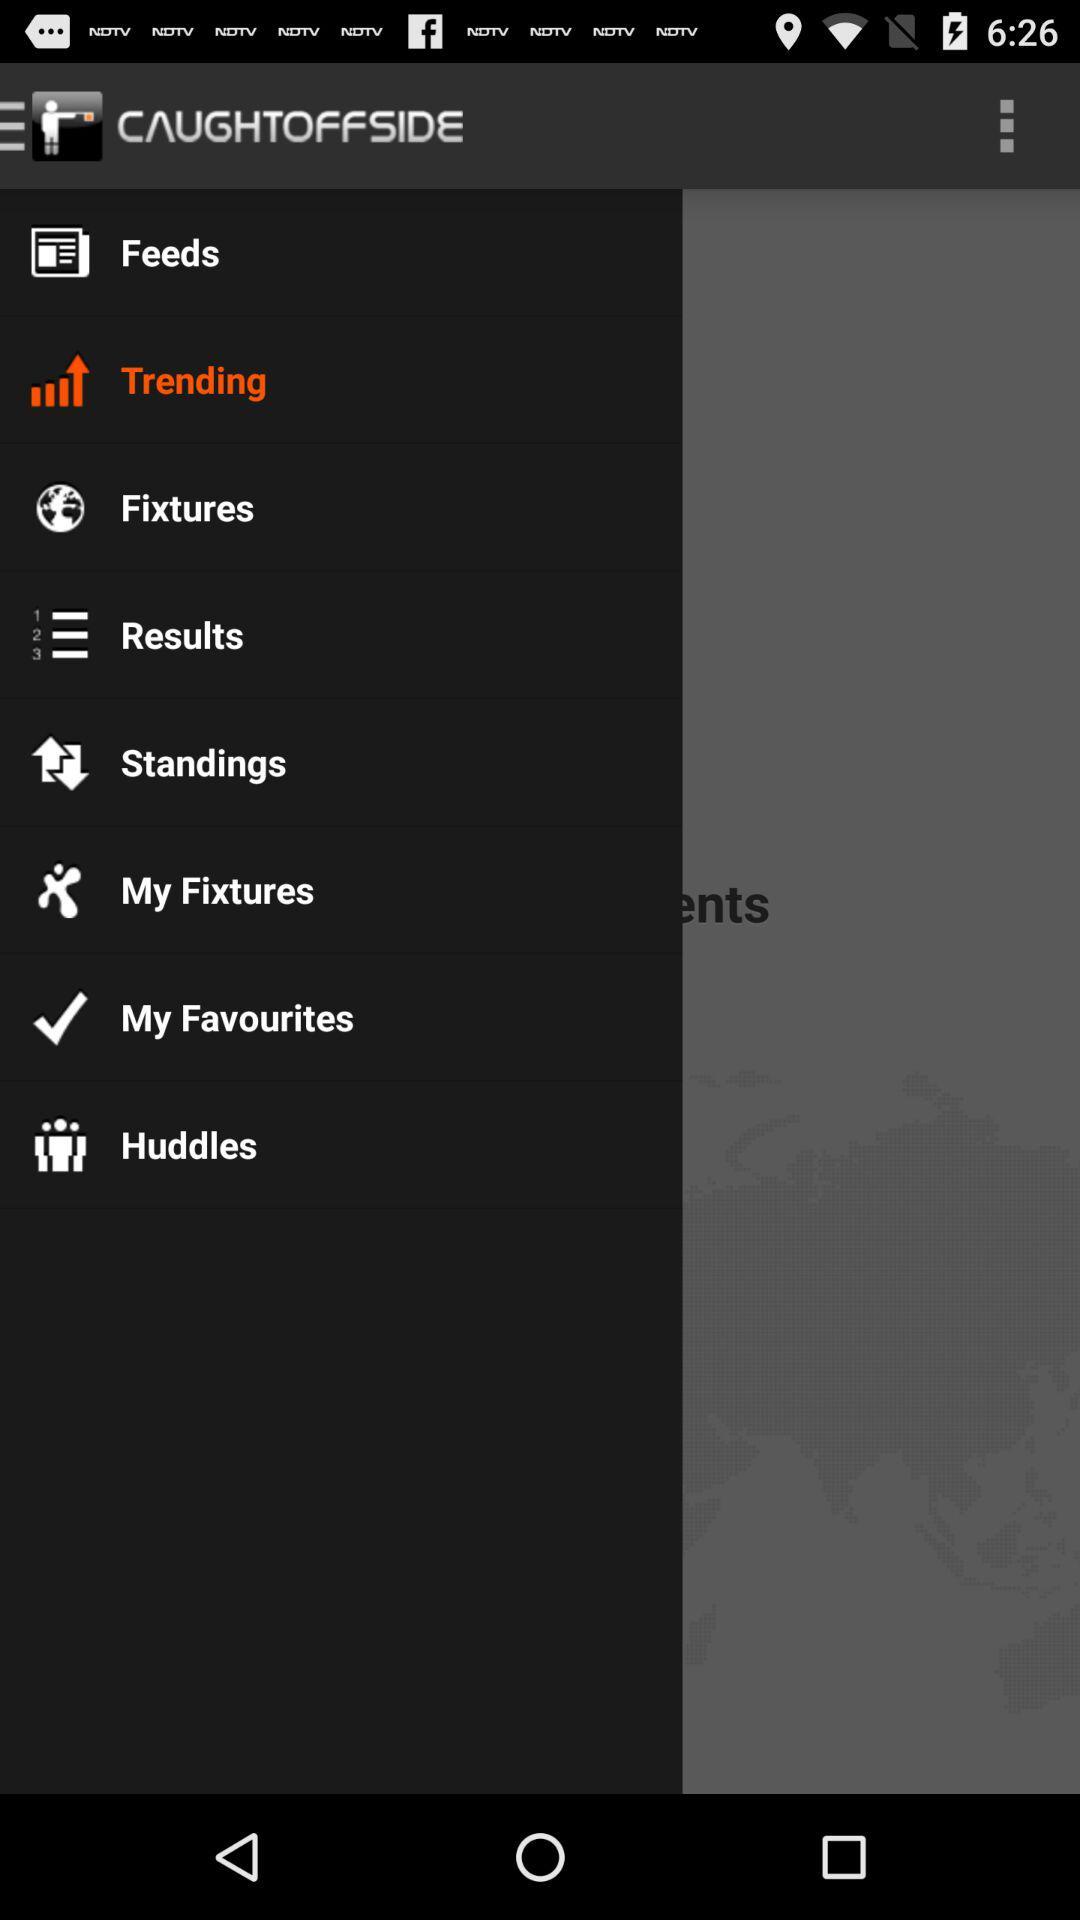  What do you see at coordinates (201, 888) in the screenshot?
I see `the my fixtures item` at bounding box center [201, 888].